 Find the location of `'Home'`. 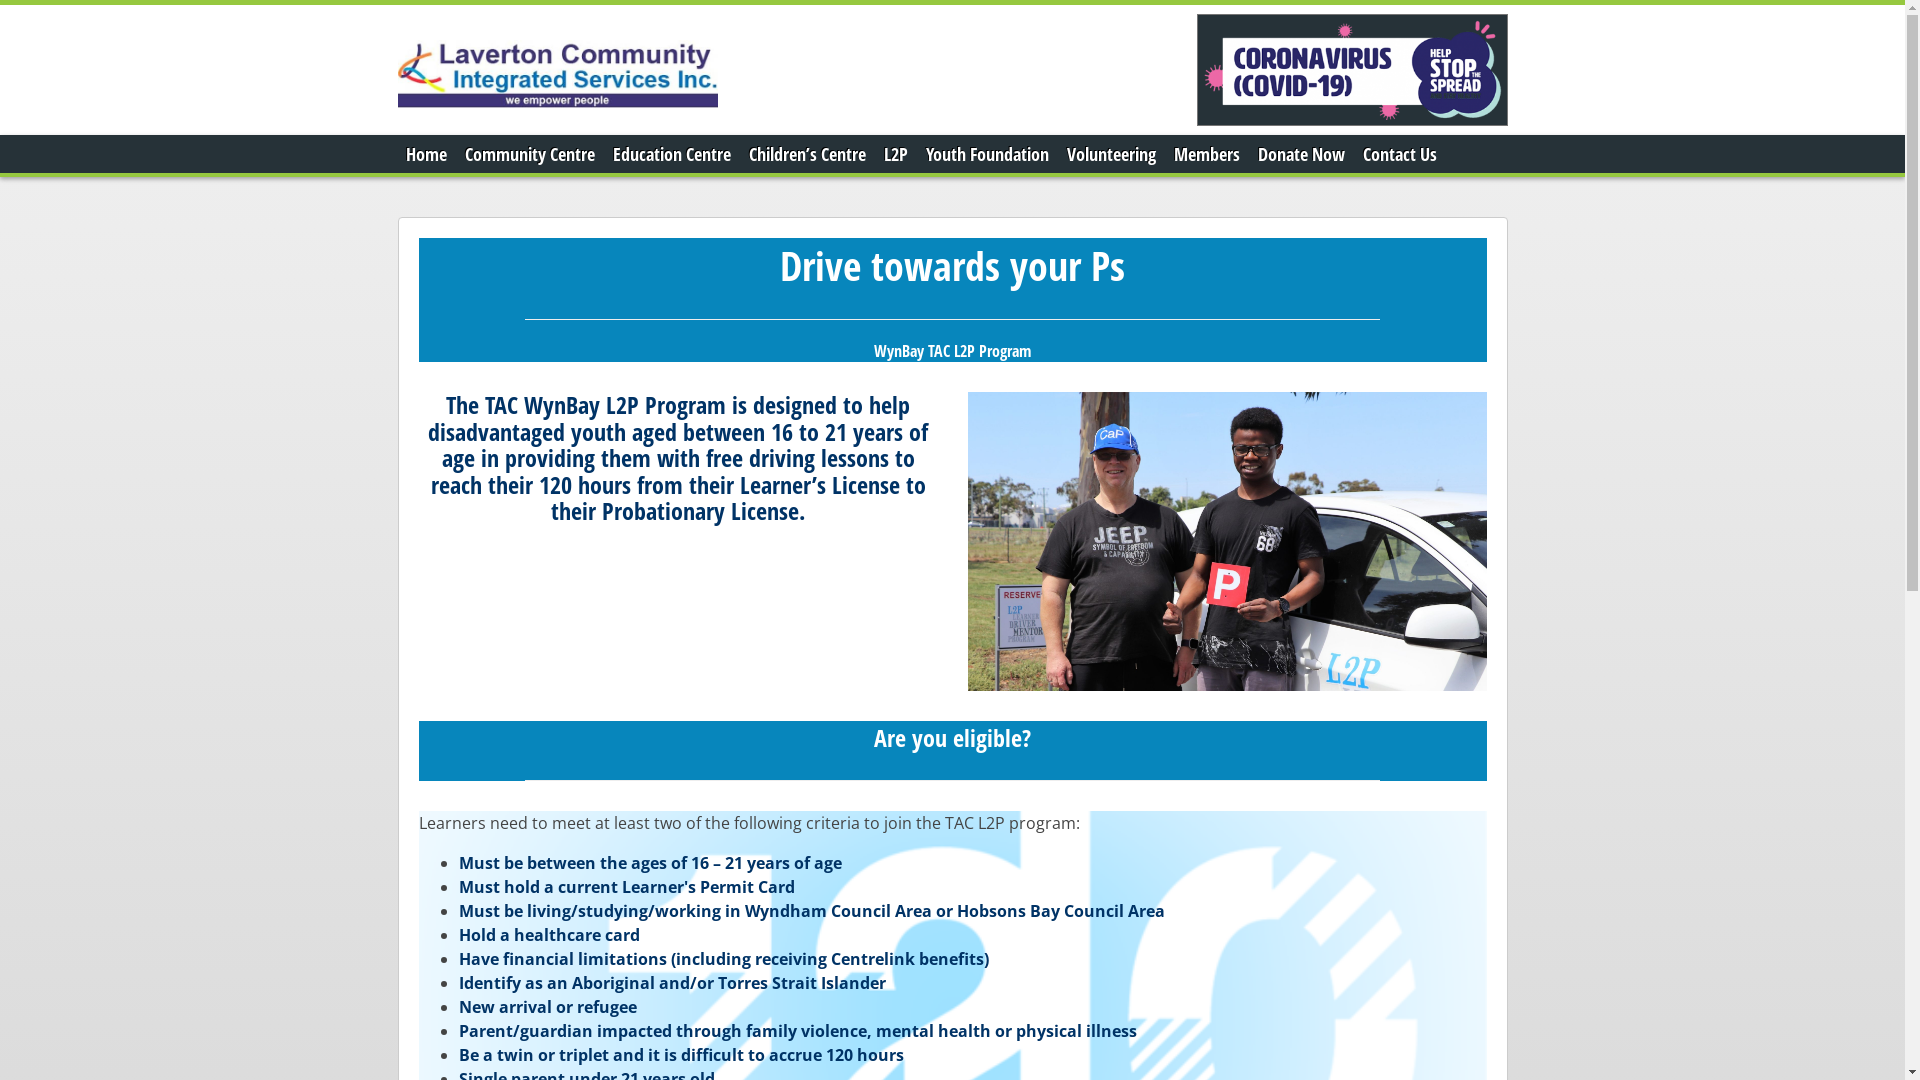

'Home' is located at coordinates (425, 153).